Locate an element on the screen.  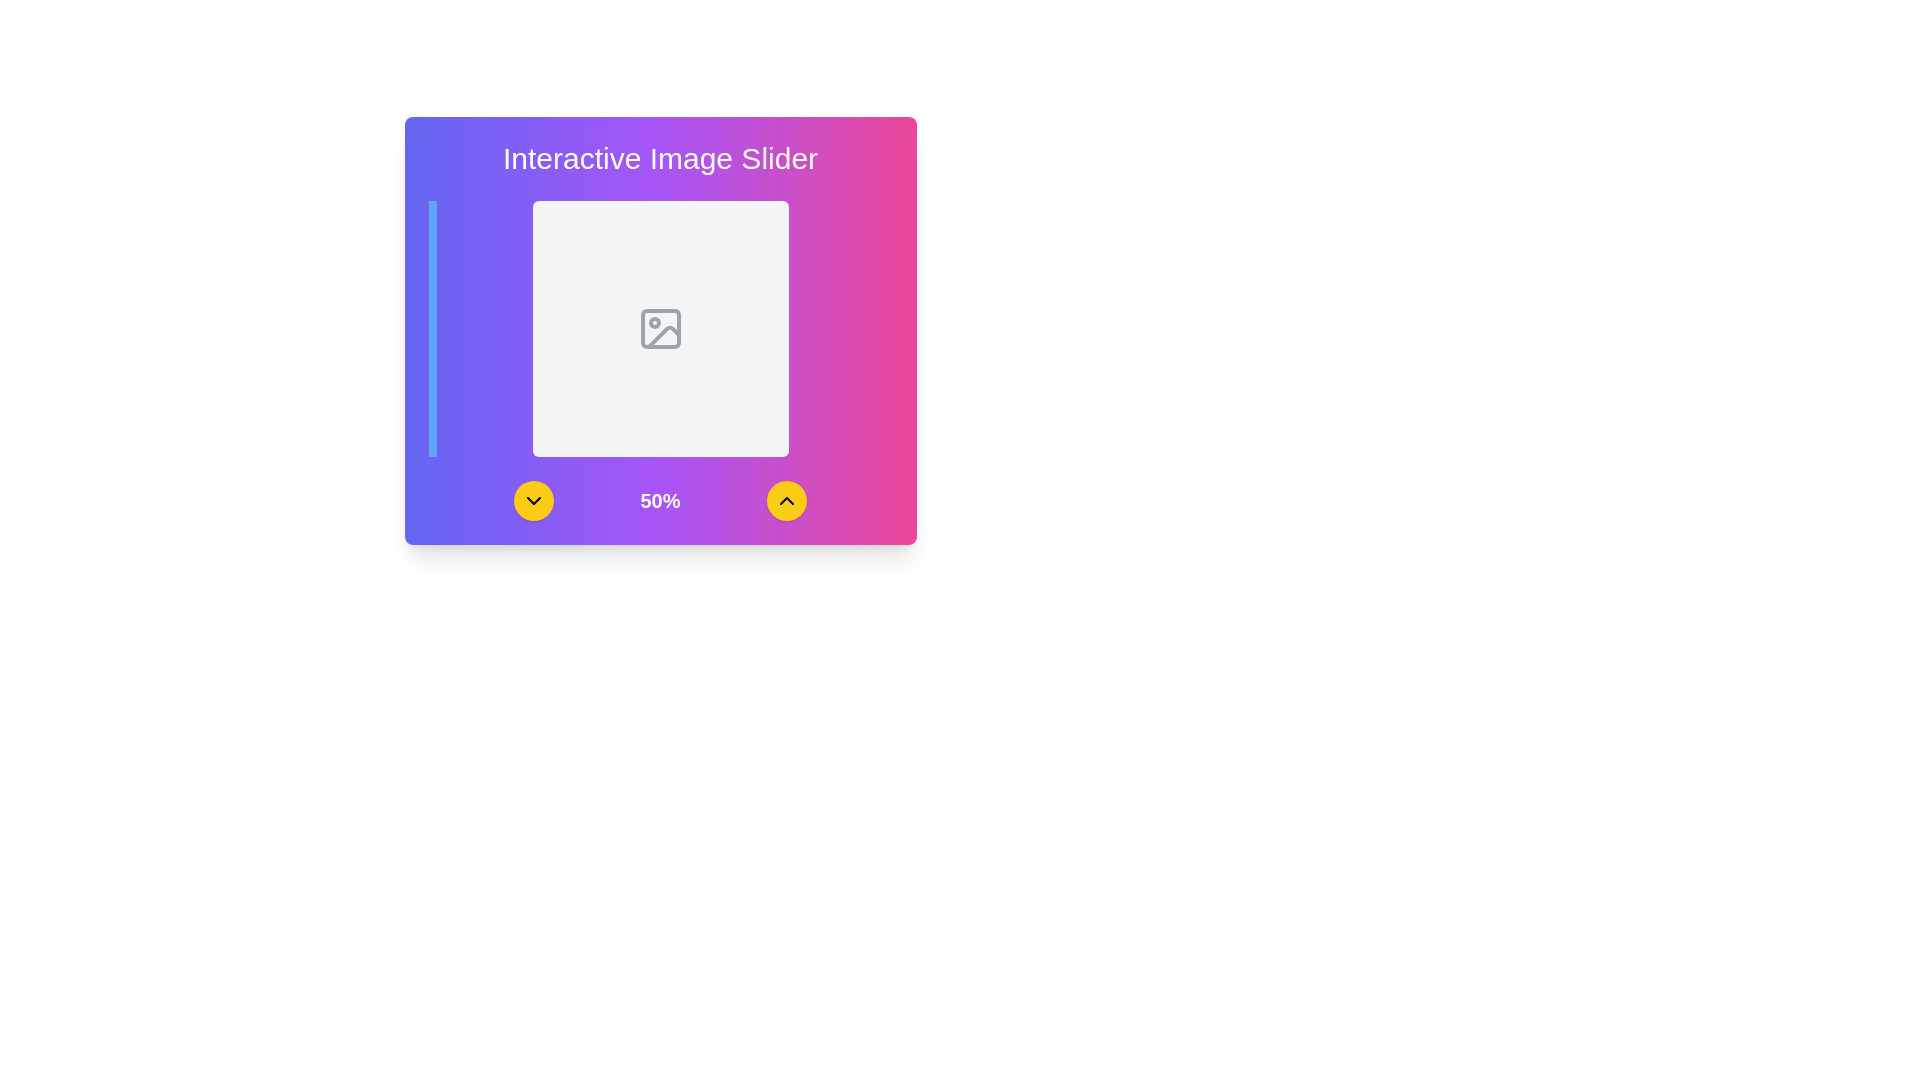
the first circular button from the left, which indicates a 'down' action is located at coordinates (534, 500).